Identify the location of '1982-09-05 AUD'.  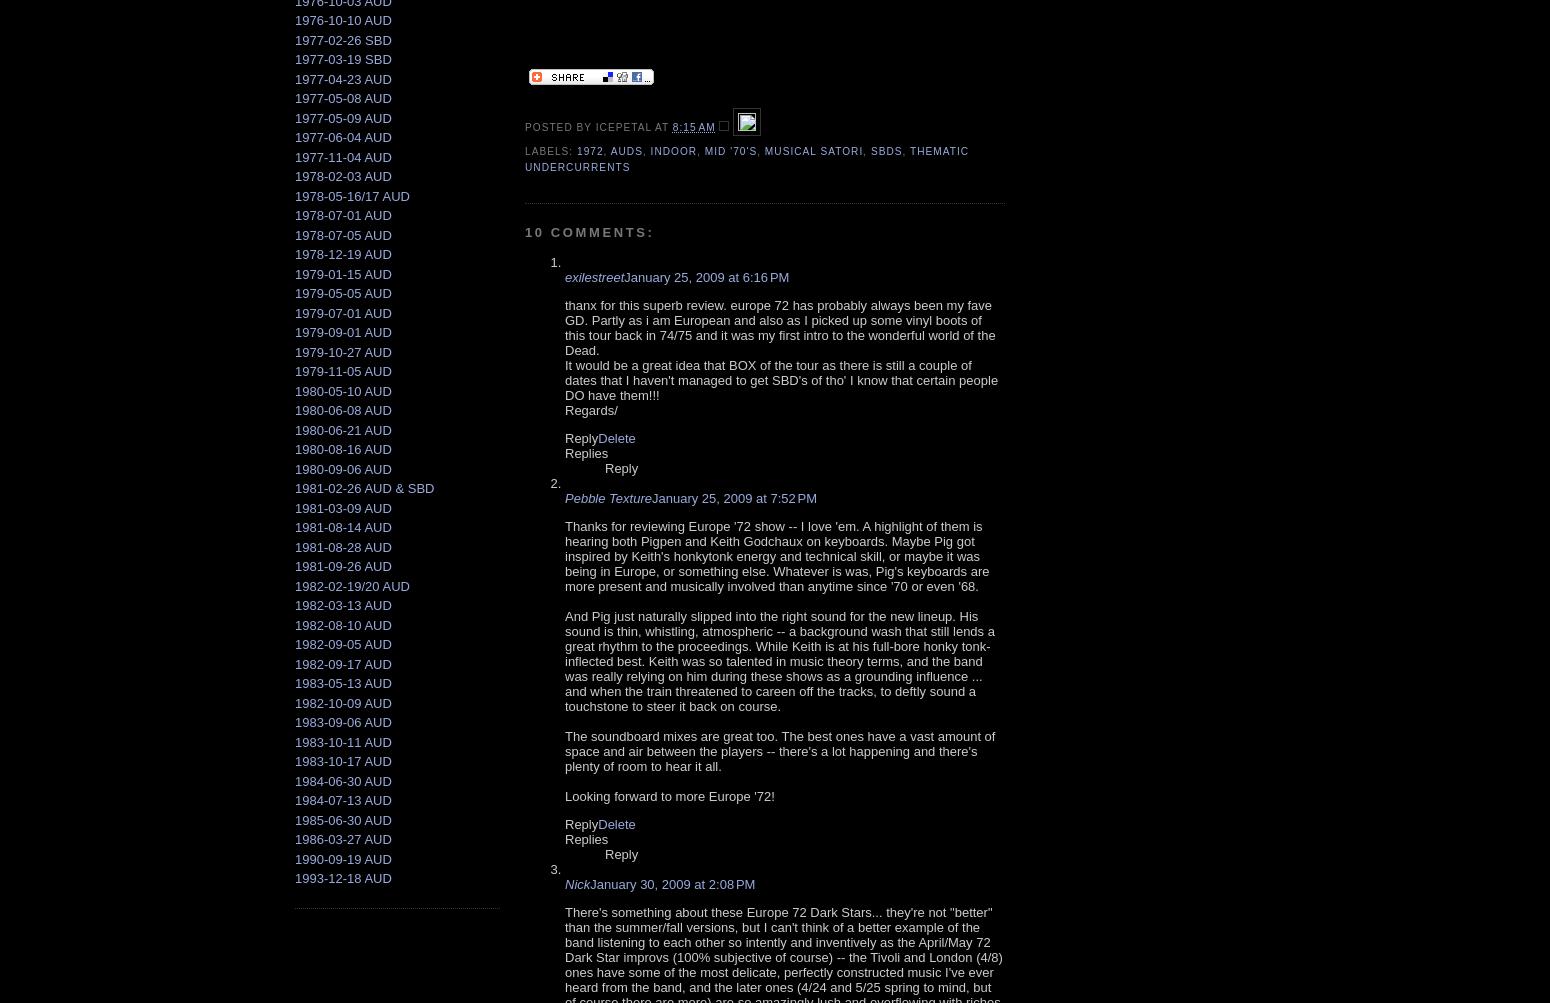
(294, 644).